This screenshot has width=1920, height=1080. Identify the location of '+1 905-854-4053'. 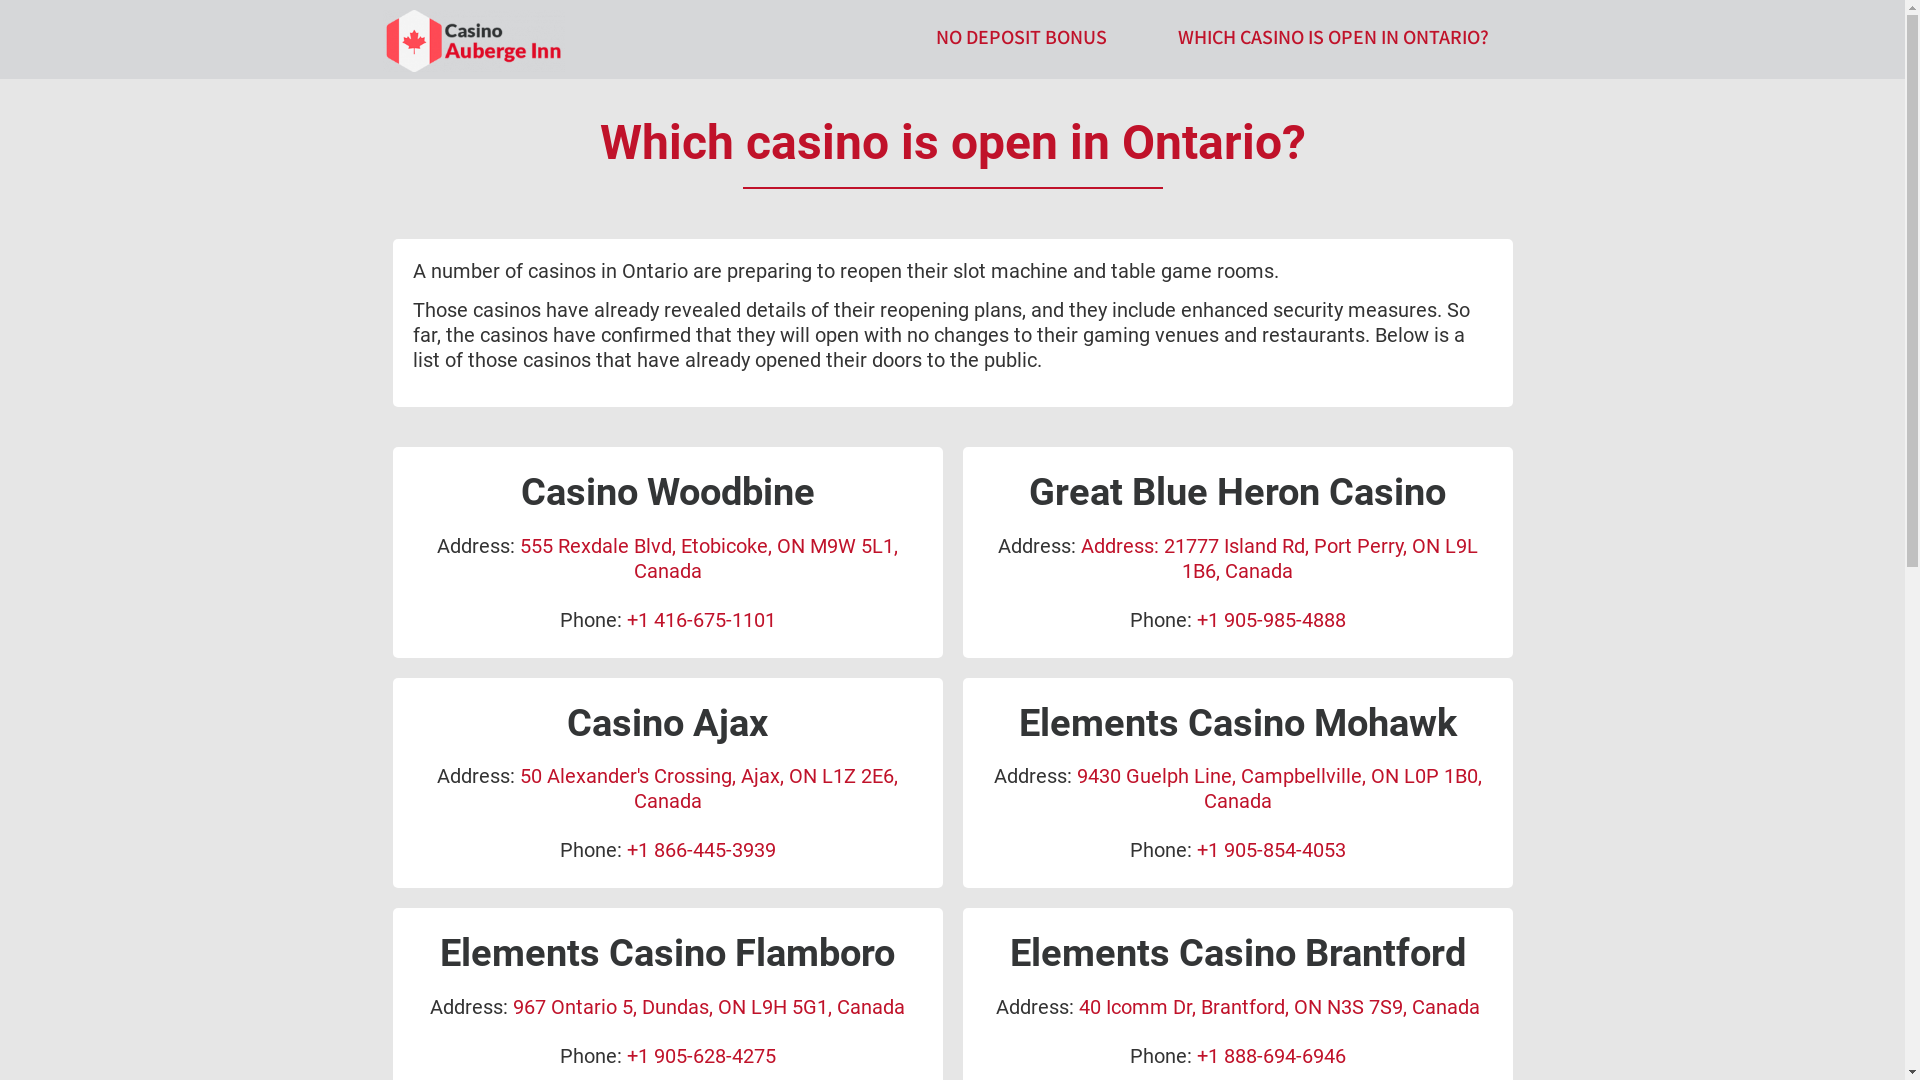
(1269, 849).